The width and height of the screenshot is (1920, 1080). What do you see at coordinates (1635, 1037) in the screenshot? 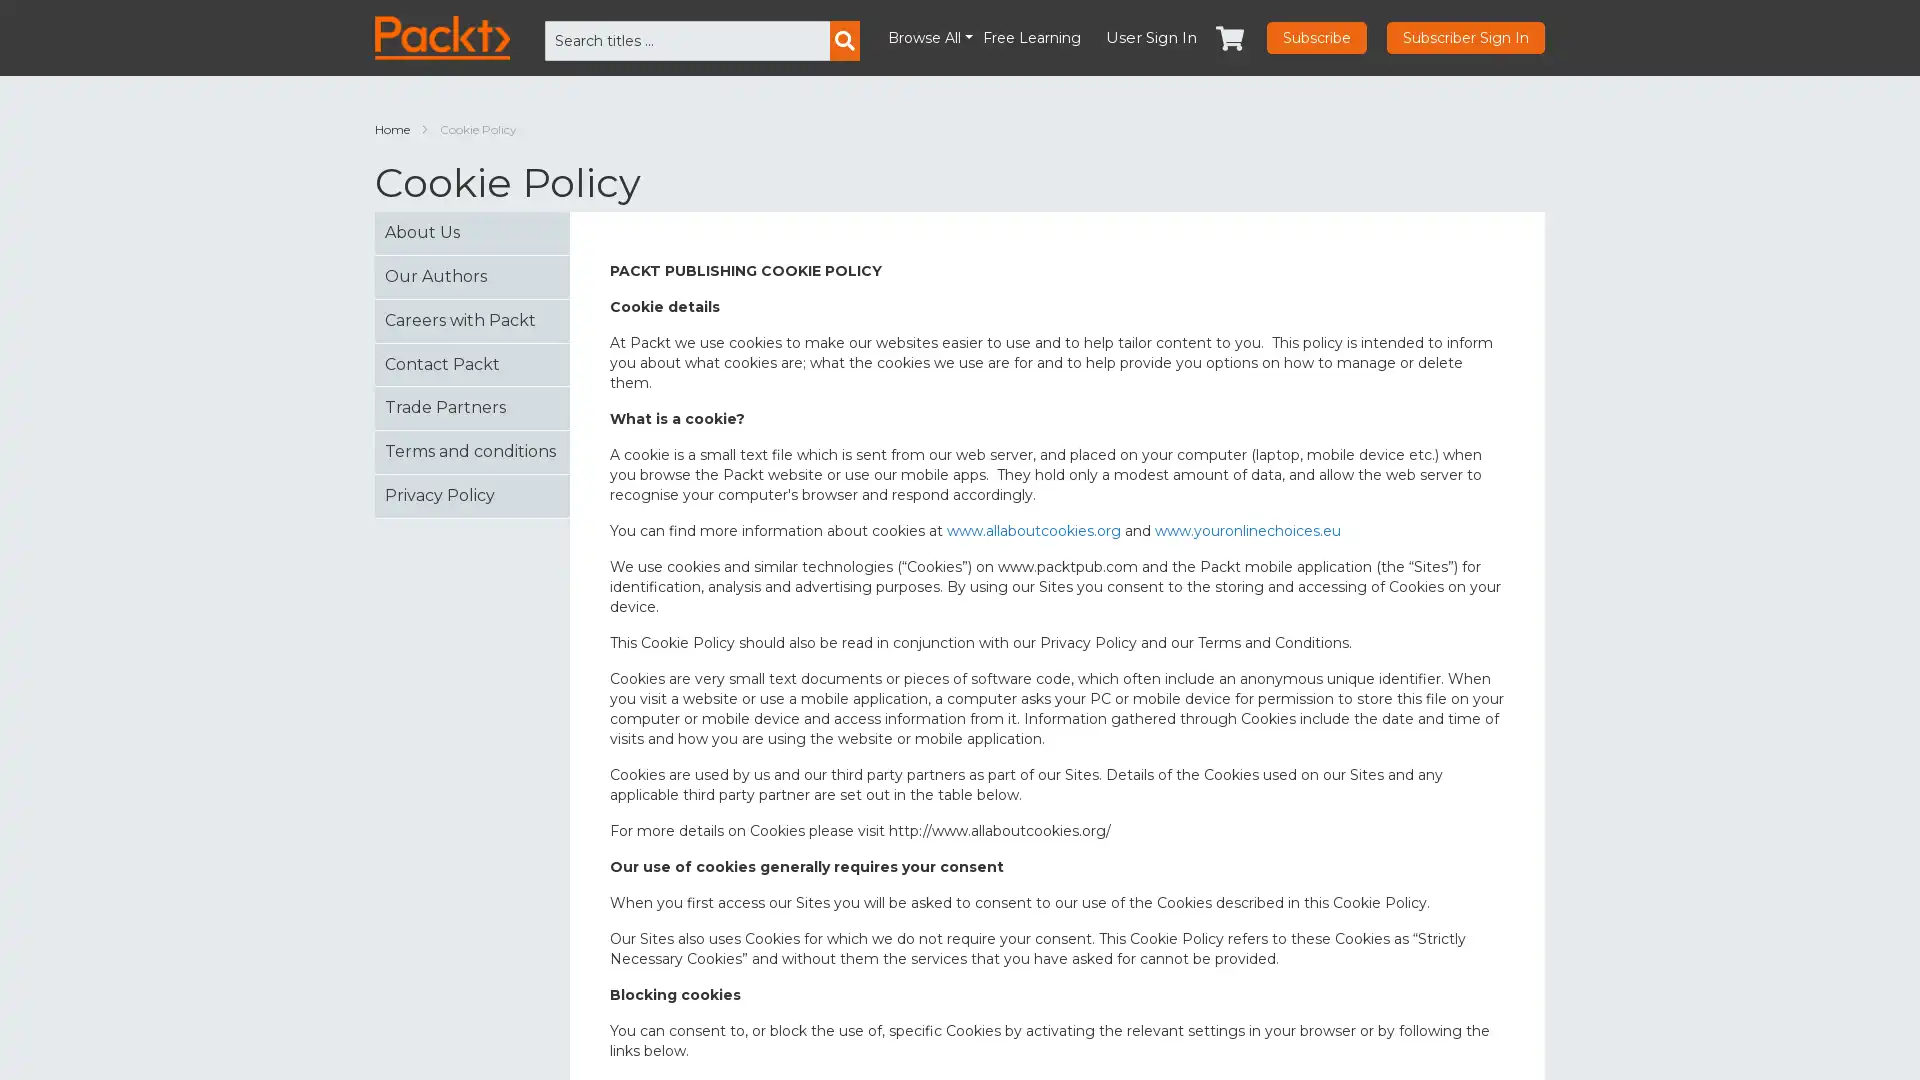
I see `More Info` at bounding box center [1635, 1037].